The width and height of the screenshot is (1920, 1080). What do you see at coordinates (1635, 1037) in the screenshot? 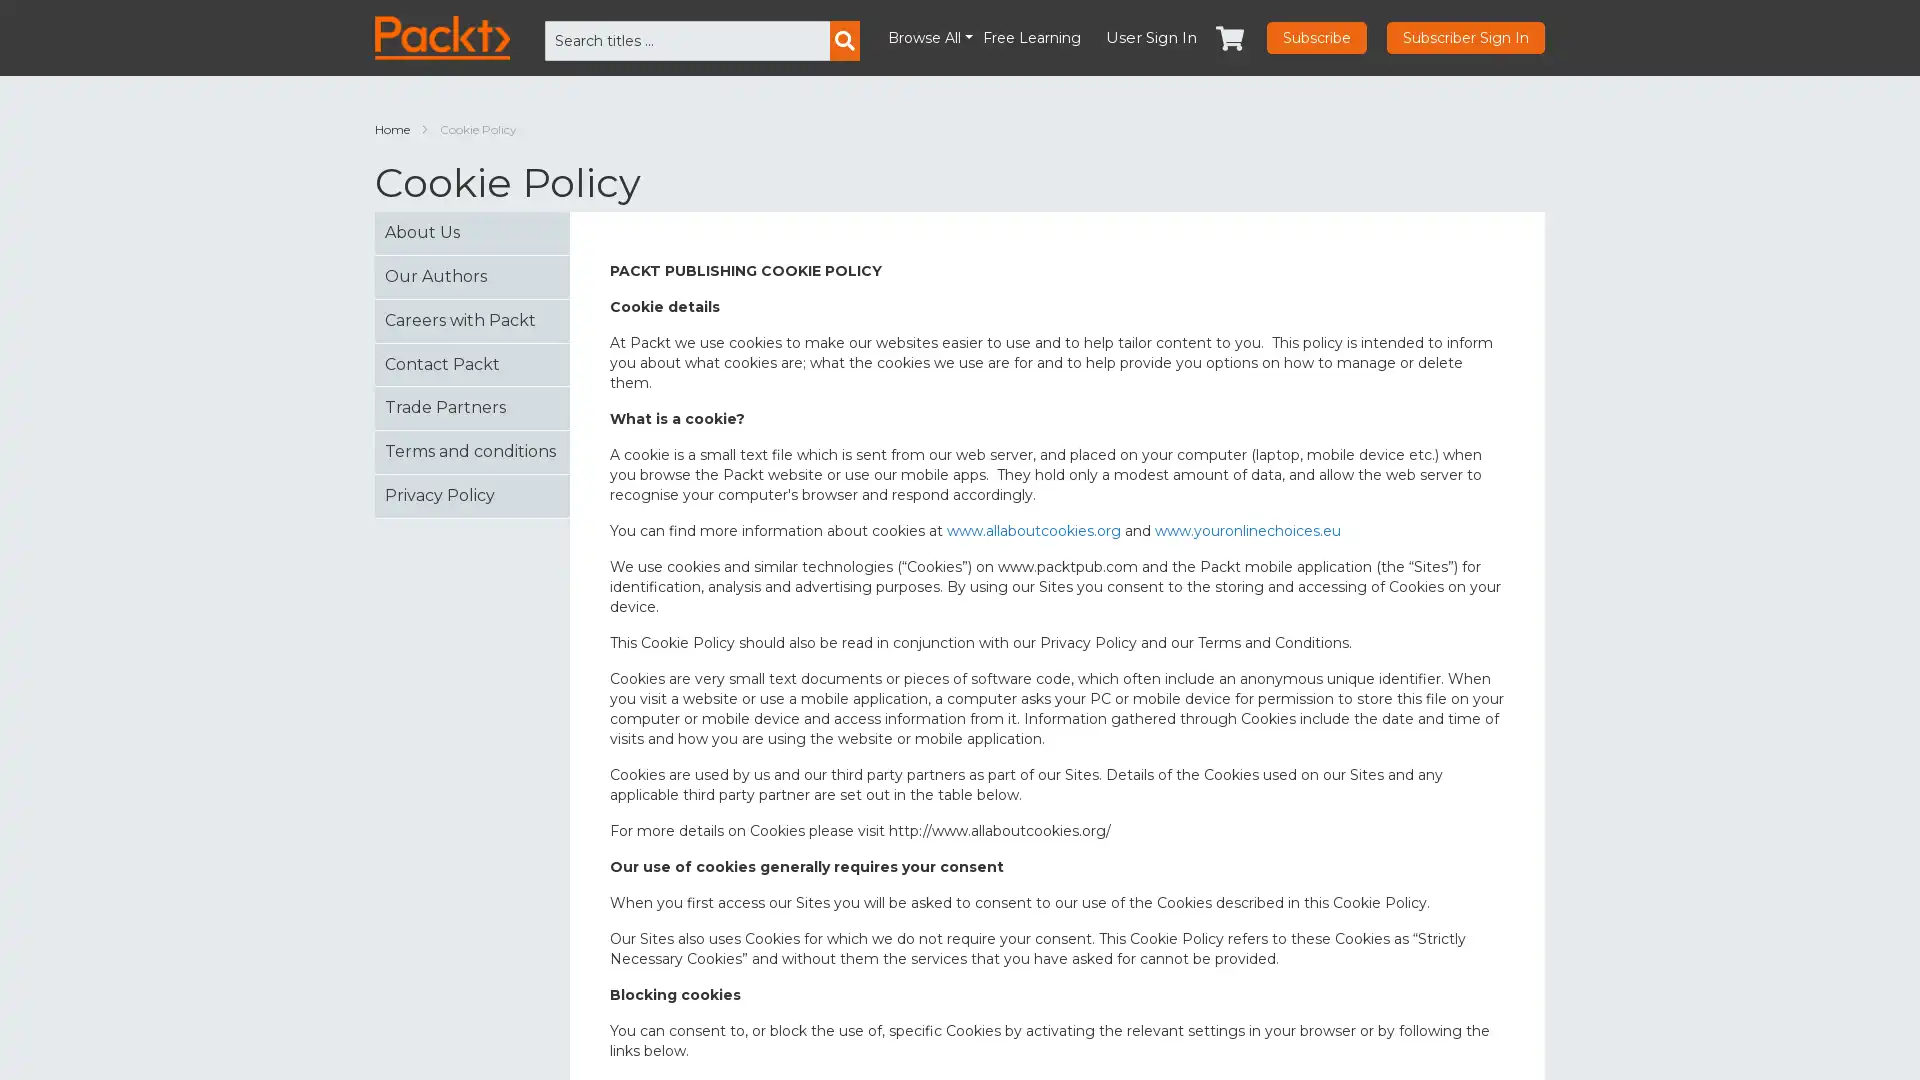
I see `More Info` at bounding box center [1635, 1037].